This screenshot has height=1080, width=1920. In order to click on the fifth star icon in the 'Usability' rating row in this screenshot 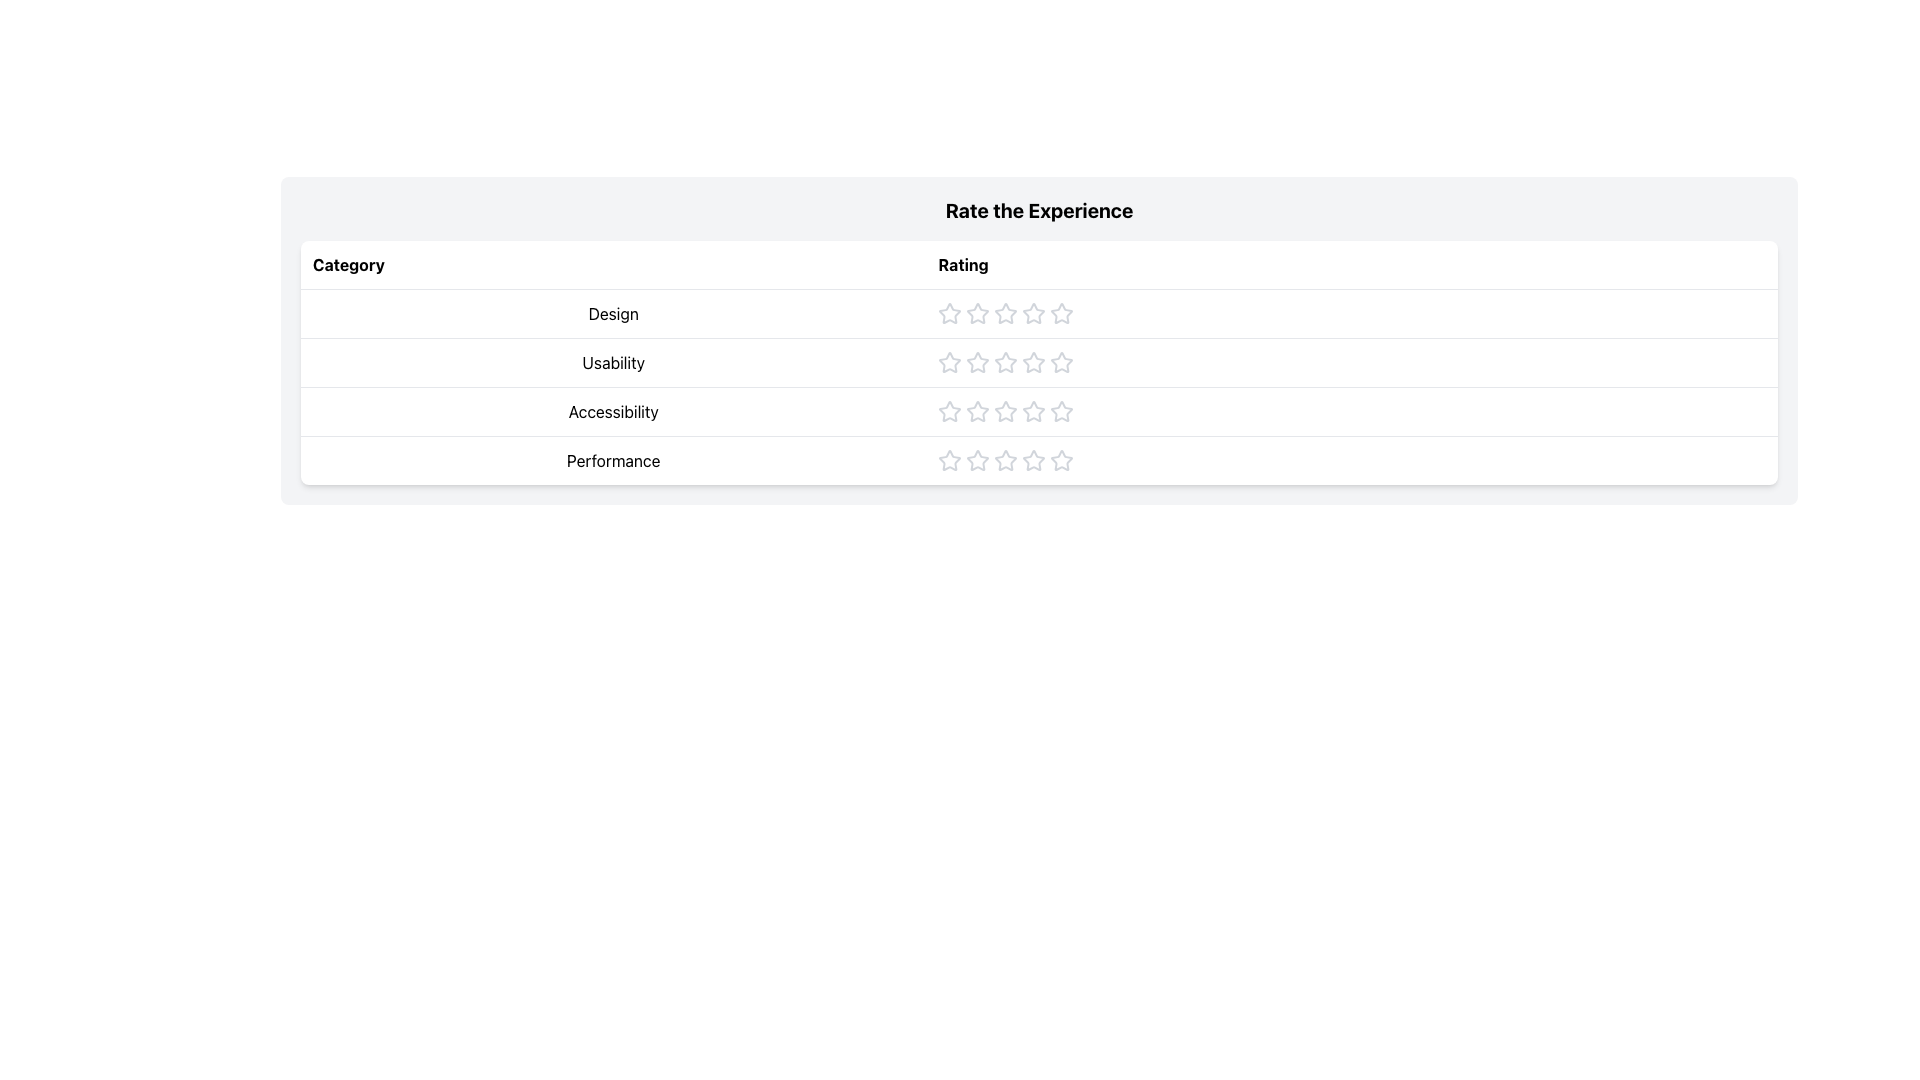, I will do `click(1061, 362)`.